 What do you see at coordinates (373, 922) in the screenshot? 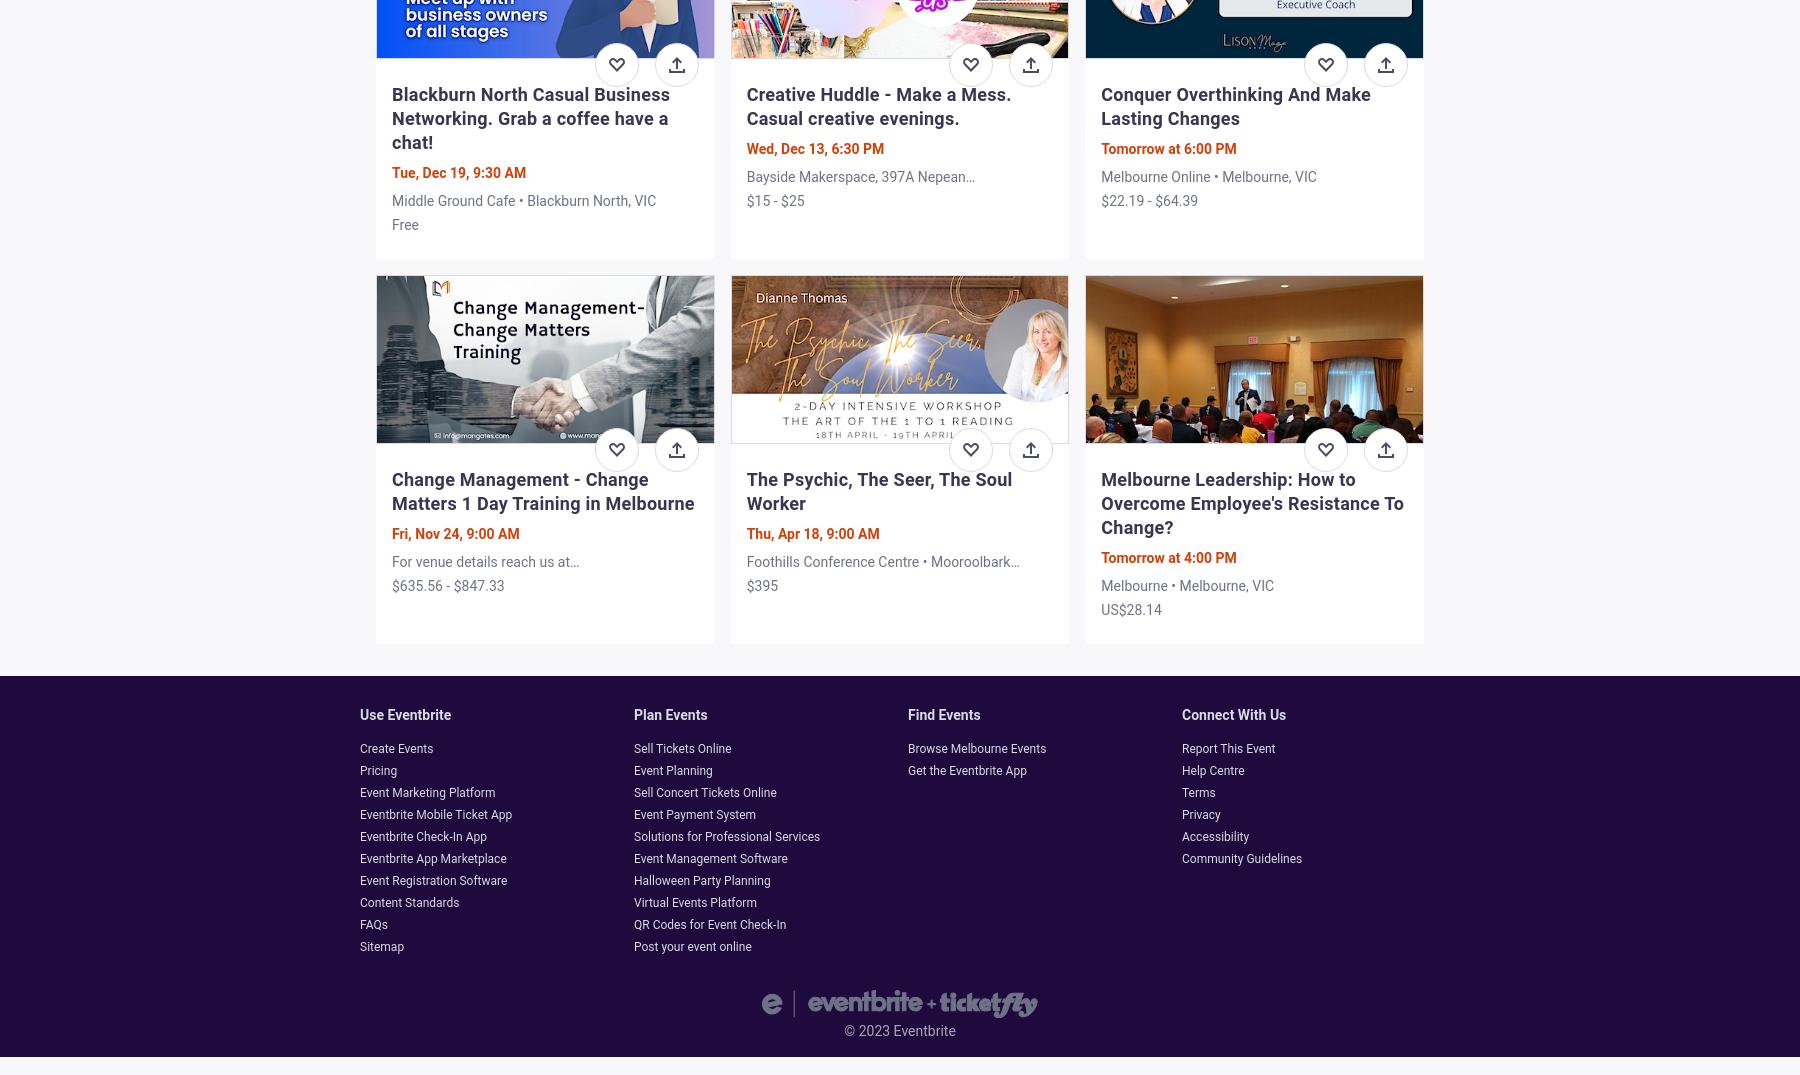
I see `'FAQs'` at bounding box center [373, 922].